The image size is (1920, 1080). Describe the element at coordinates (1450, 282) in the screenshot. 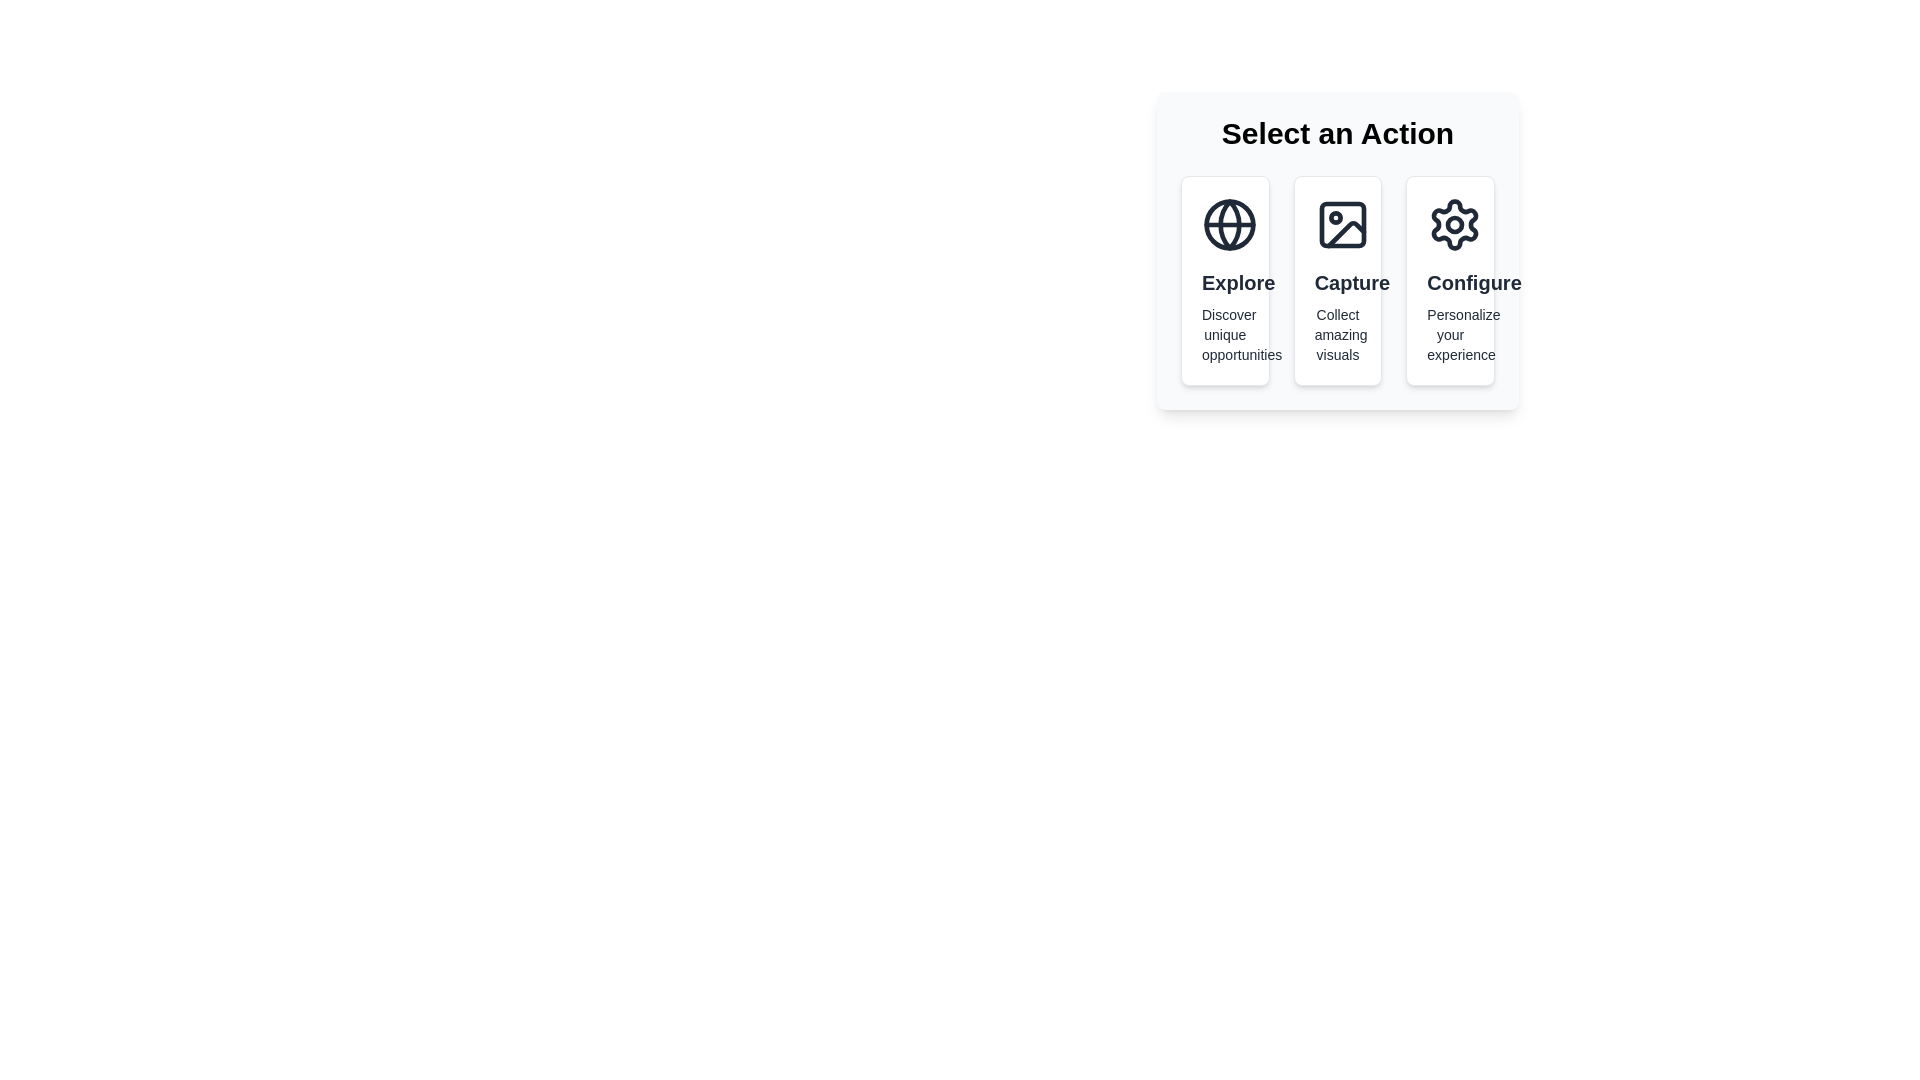

I see `the 'Configure' label, which is displayed in bold text inside a selectable card in the third column of a three-column layout` at that location.